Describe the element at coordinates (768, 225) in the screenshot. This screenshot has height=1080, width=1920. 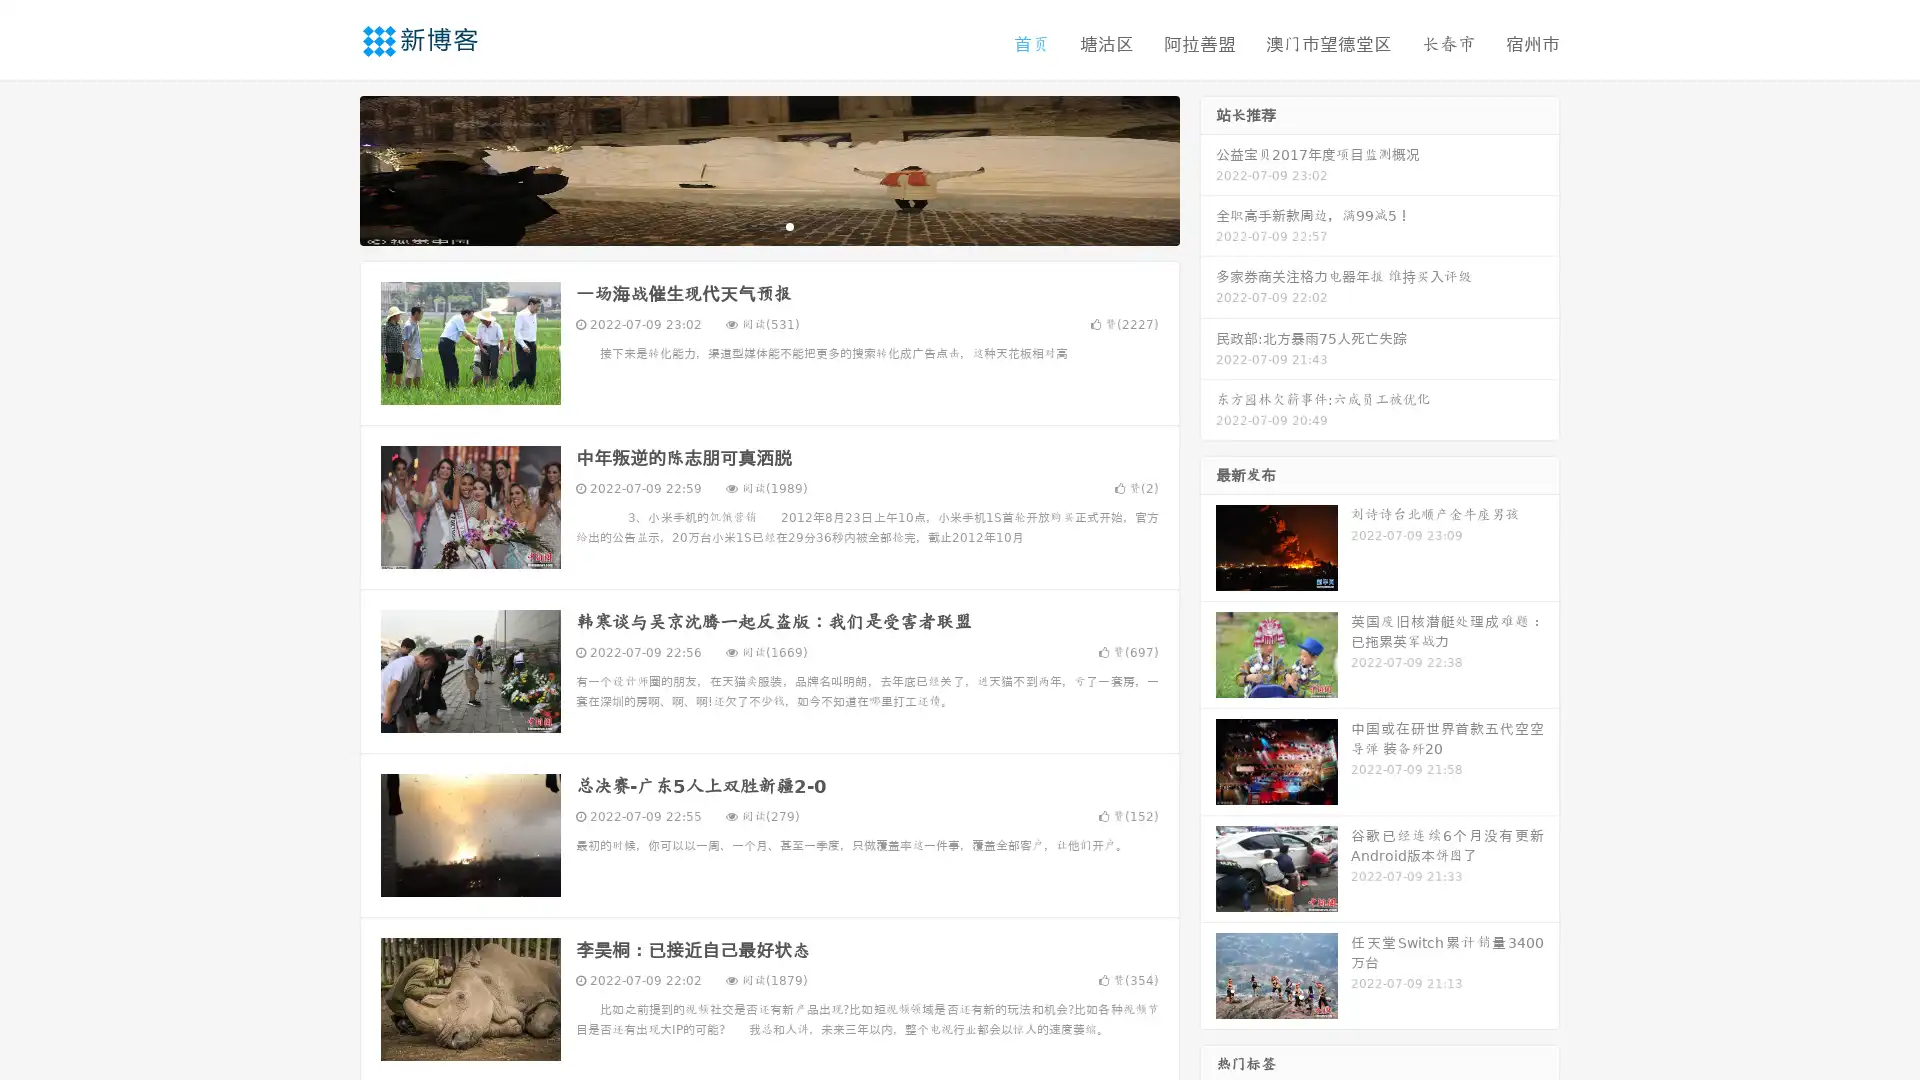
I see `Go to slide 2` at that location.